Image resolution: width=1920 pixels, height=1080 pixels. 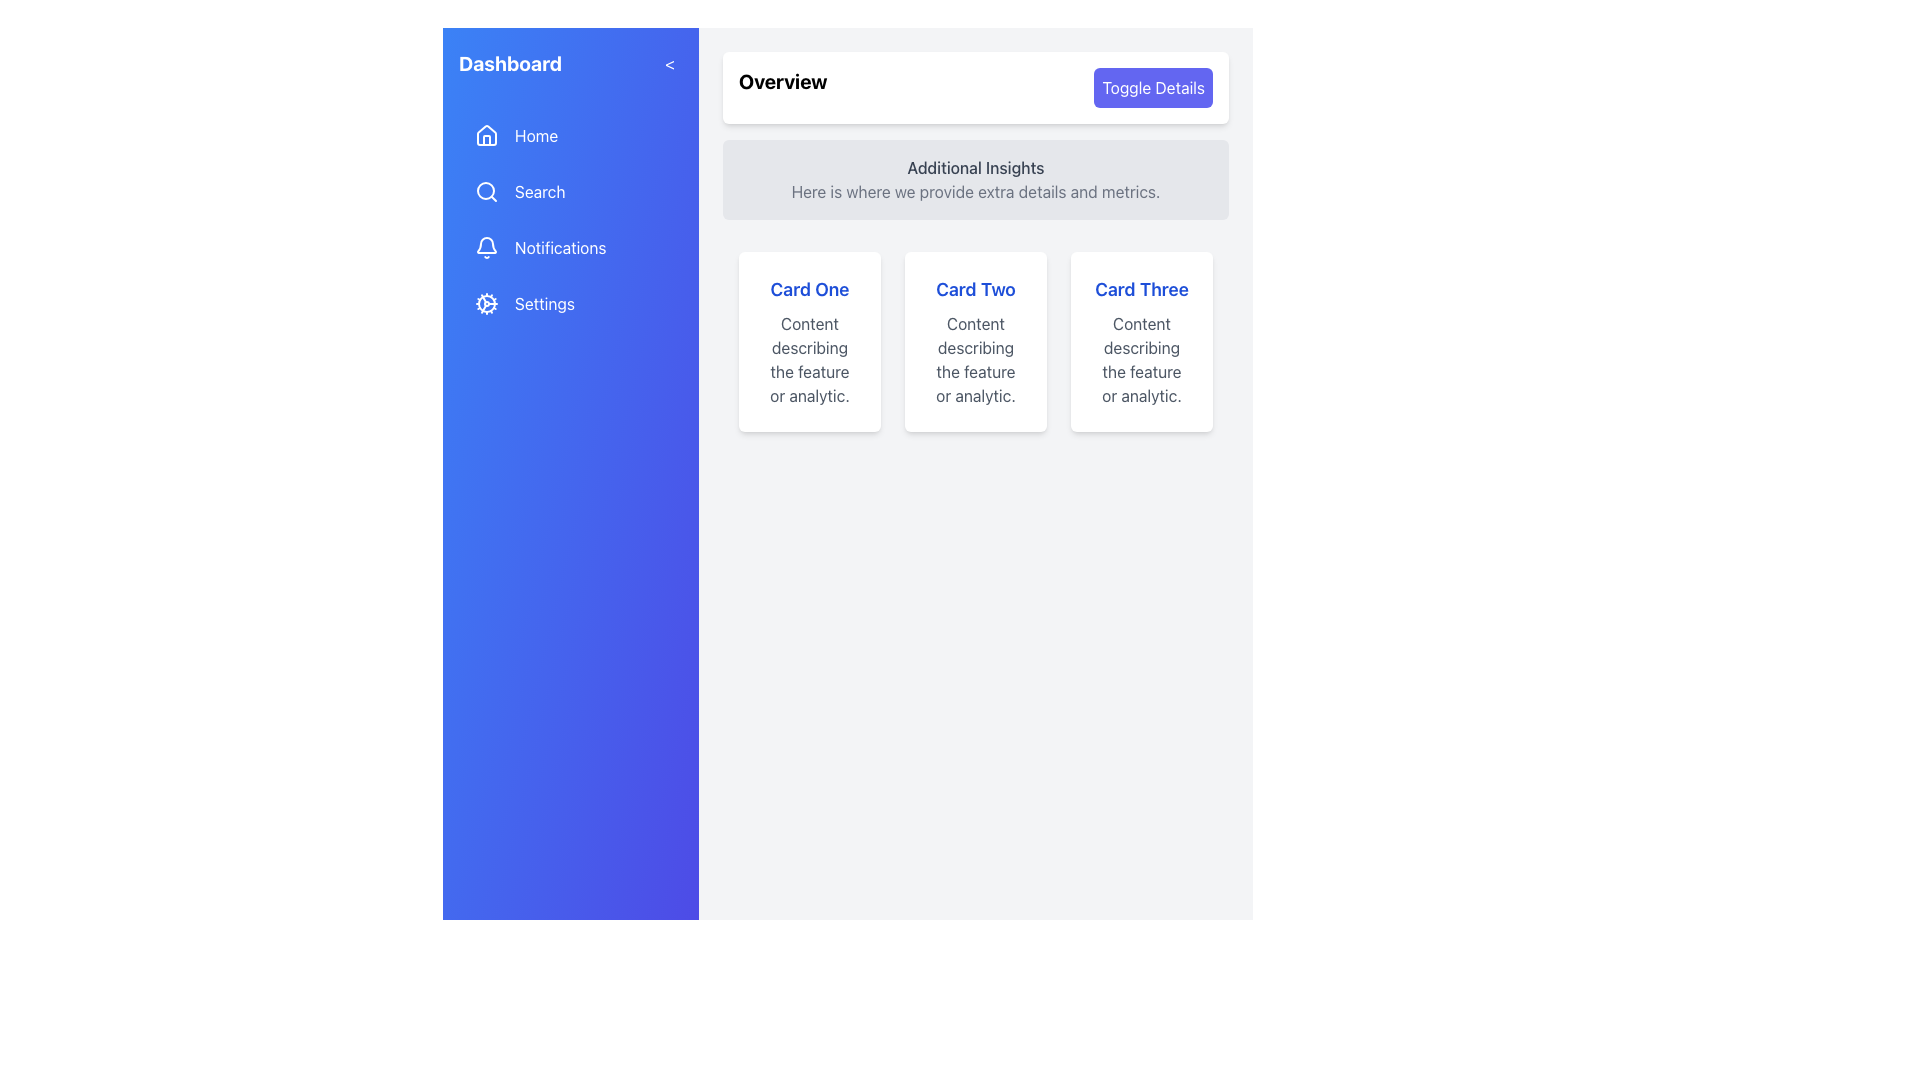 What do you see at coordinates (544, 304) in the screenshot?
I see `the fourth Text label in the sidebar, which leads to the settings page when activated` at bounding box center [544, 304].